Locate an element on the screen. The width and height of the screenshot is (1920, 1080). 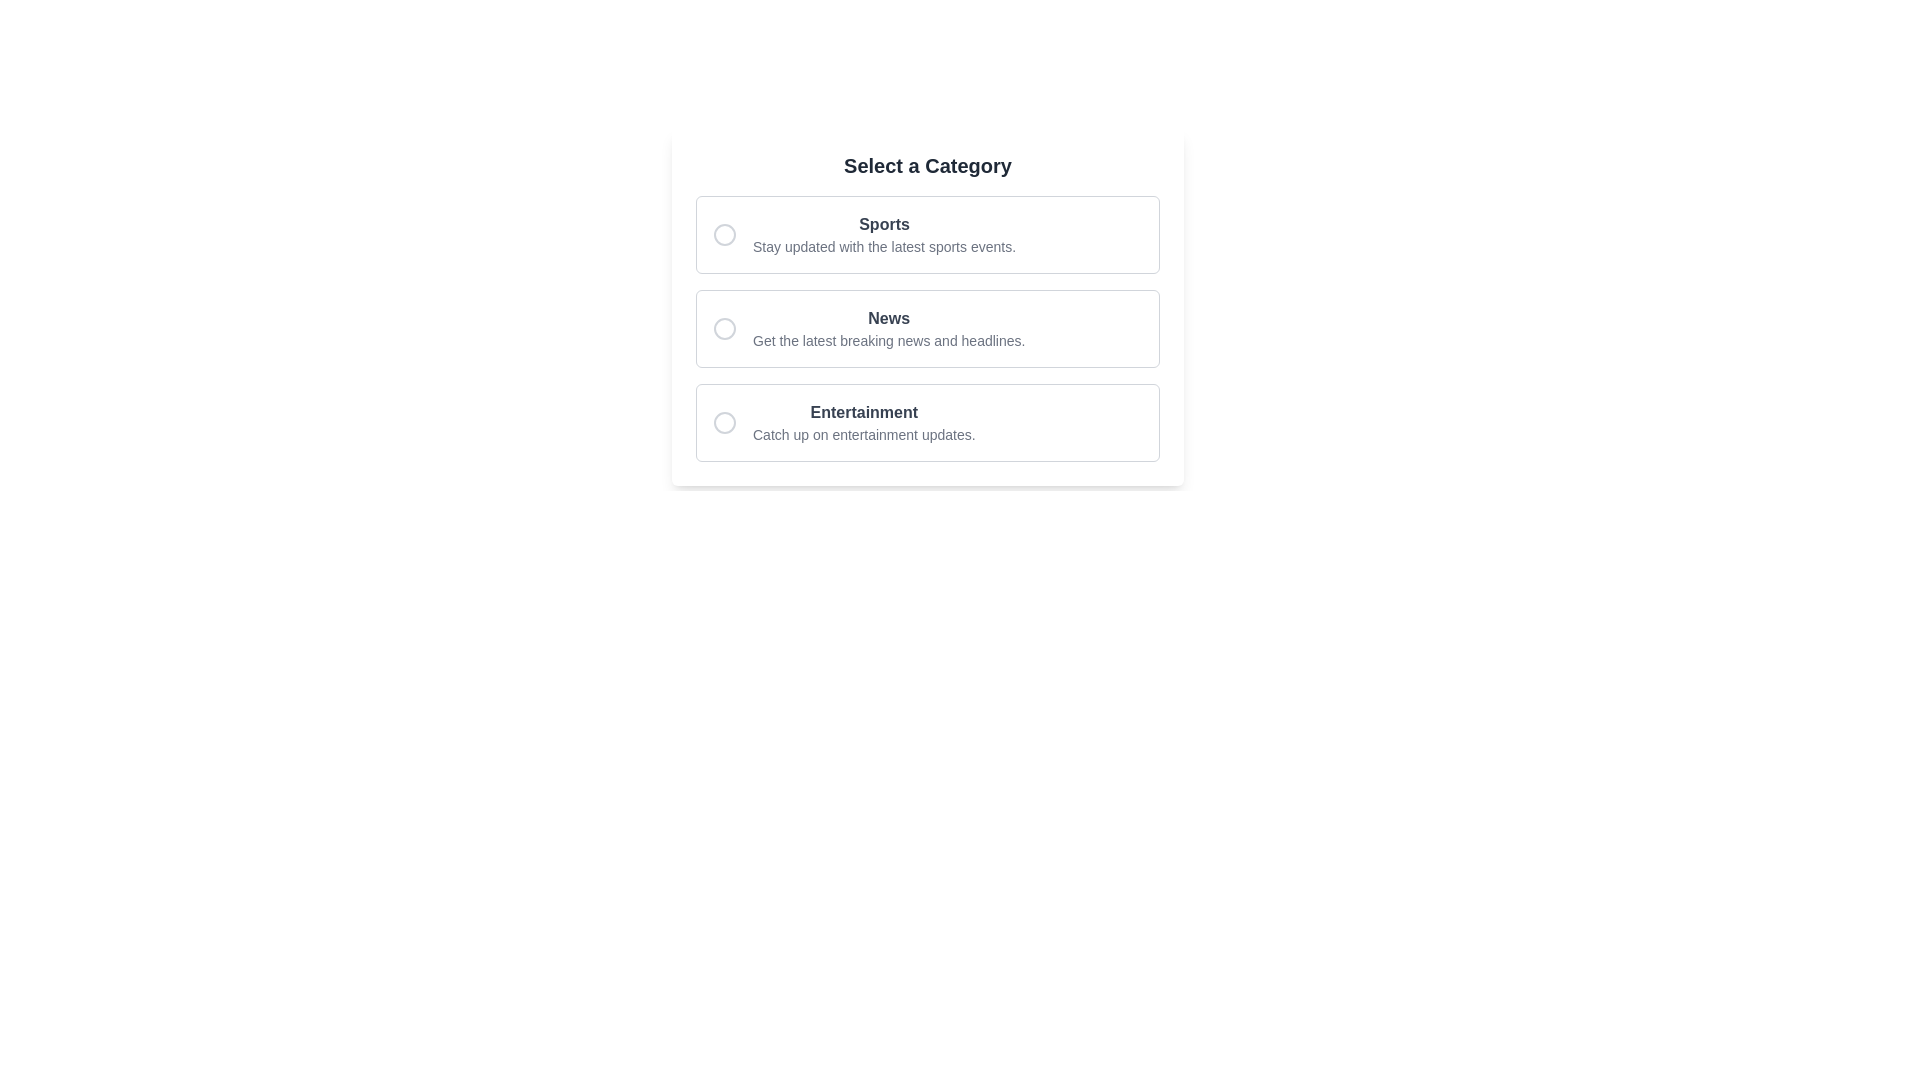
the circle element representing the selection state for the 'News' category is located at coordinates (723, 327).